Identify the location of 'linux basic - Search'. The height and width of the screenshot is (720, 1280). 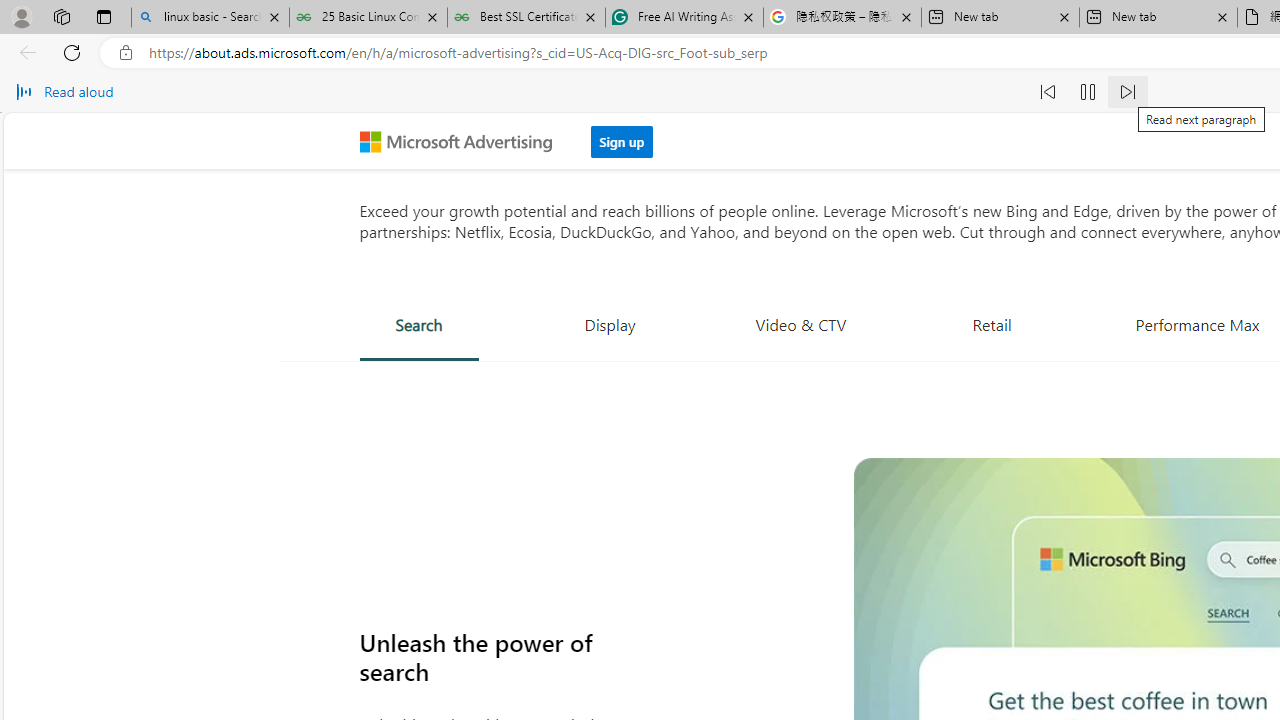
(210, 17).